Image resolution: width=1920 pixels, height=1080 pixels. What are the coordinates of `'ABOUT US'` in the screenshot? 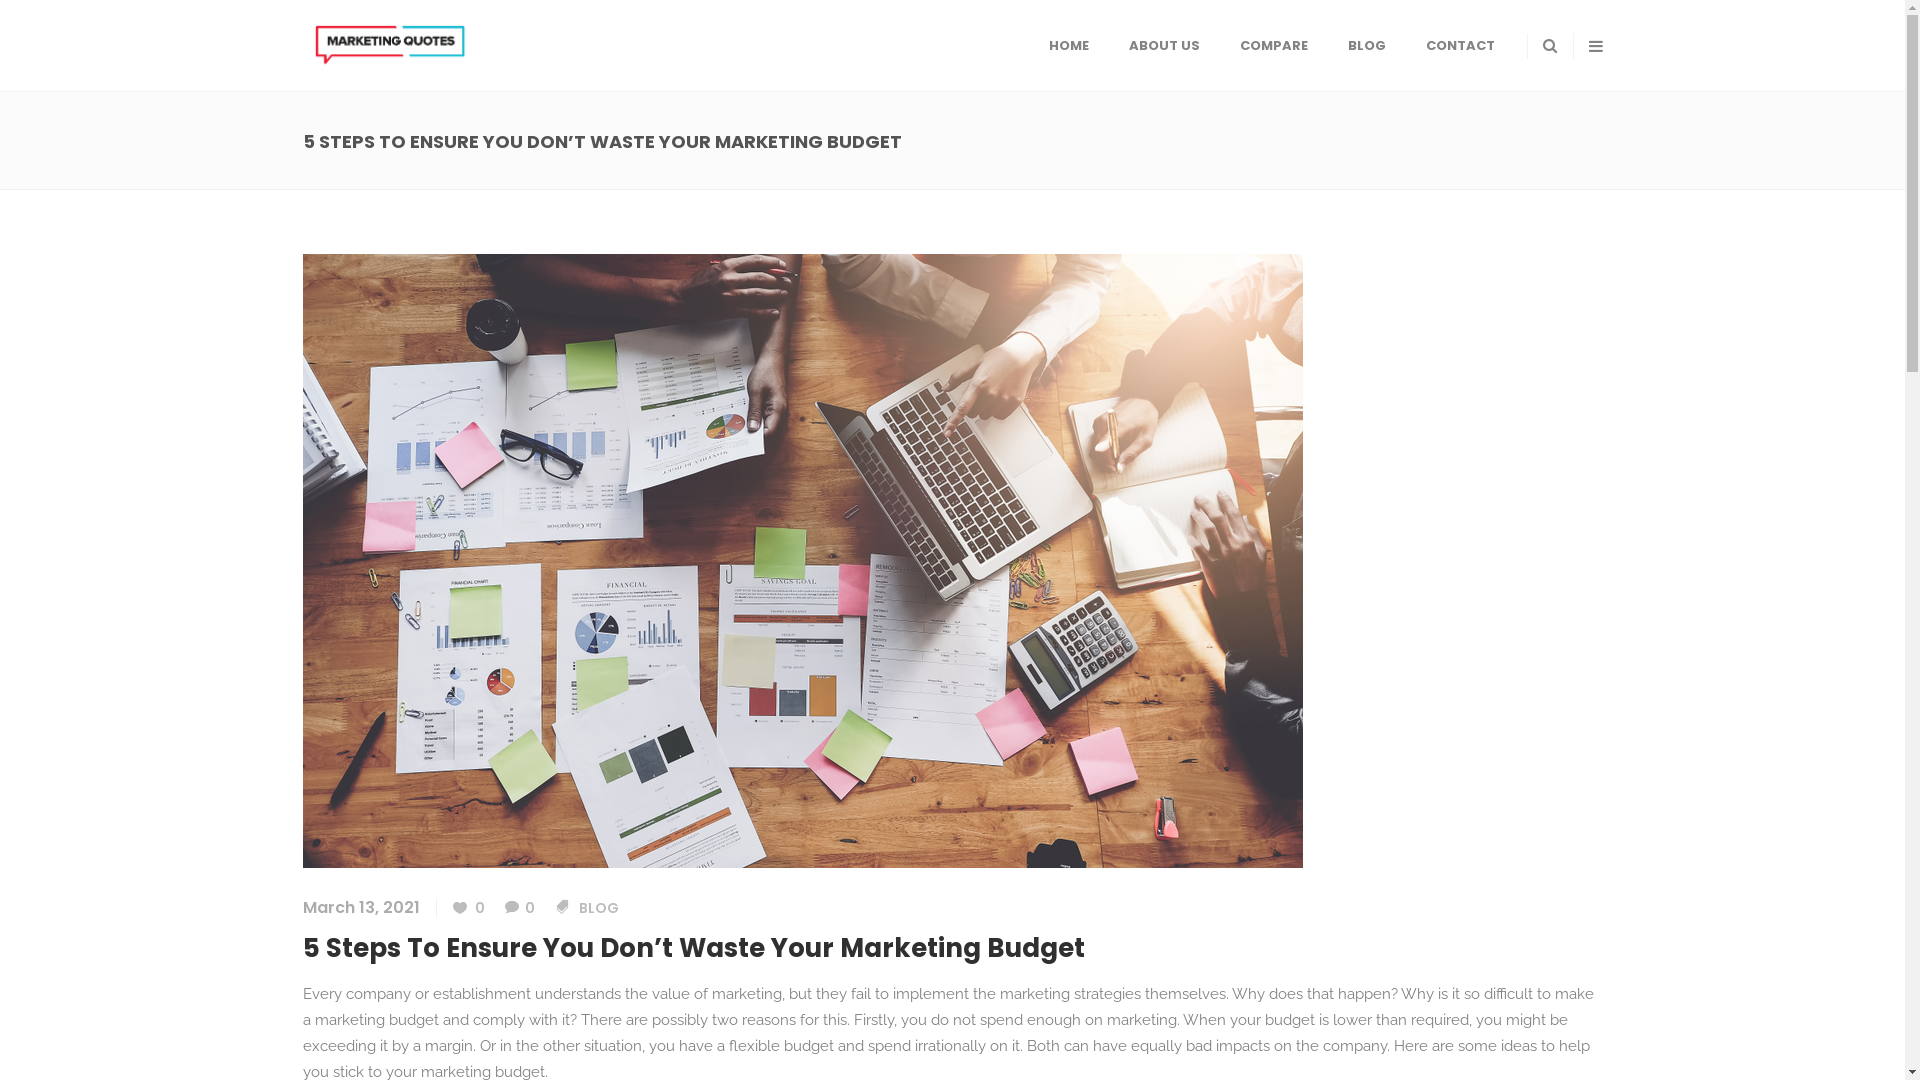 It's located at (1163, 45).